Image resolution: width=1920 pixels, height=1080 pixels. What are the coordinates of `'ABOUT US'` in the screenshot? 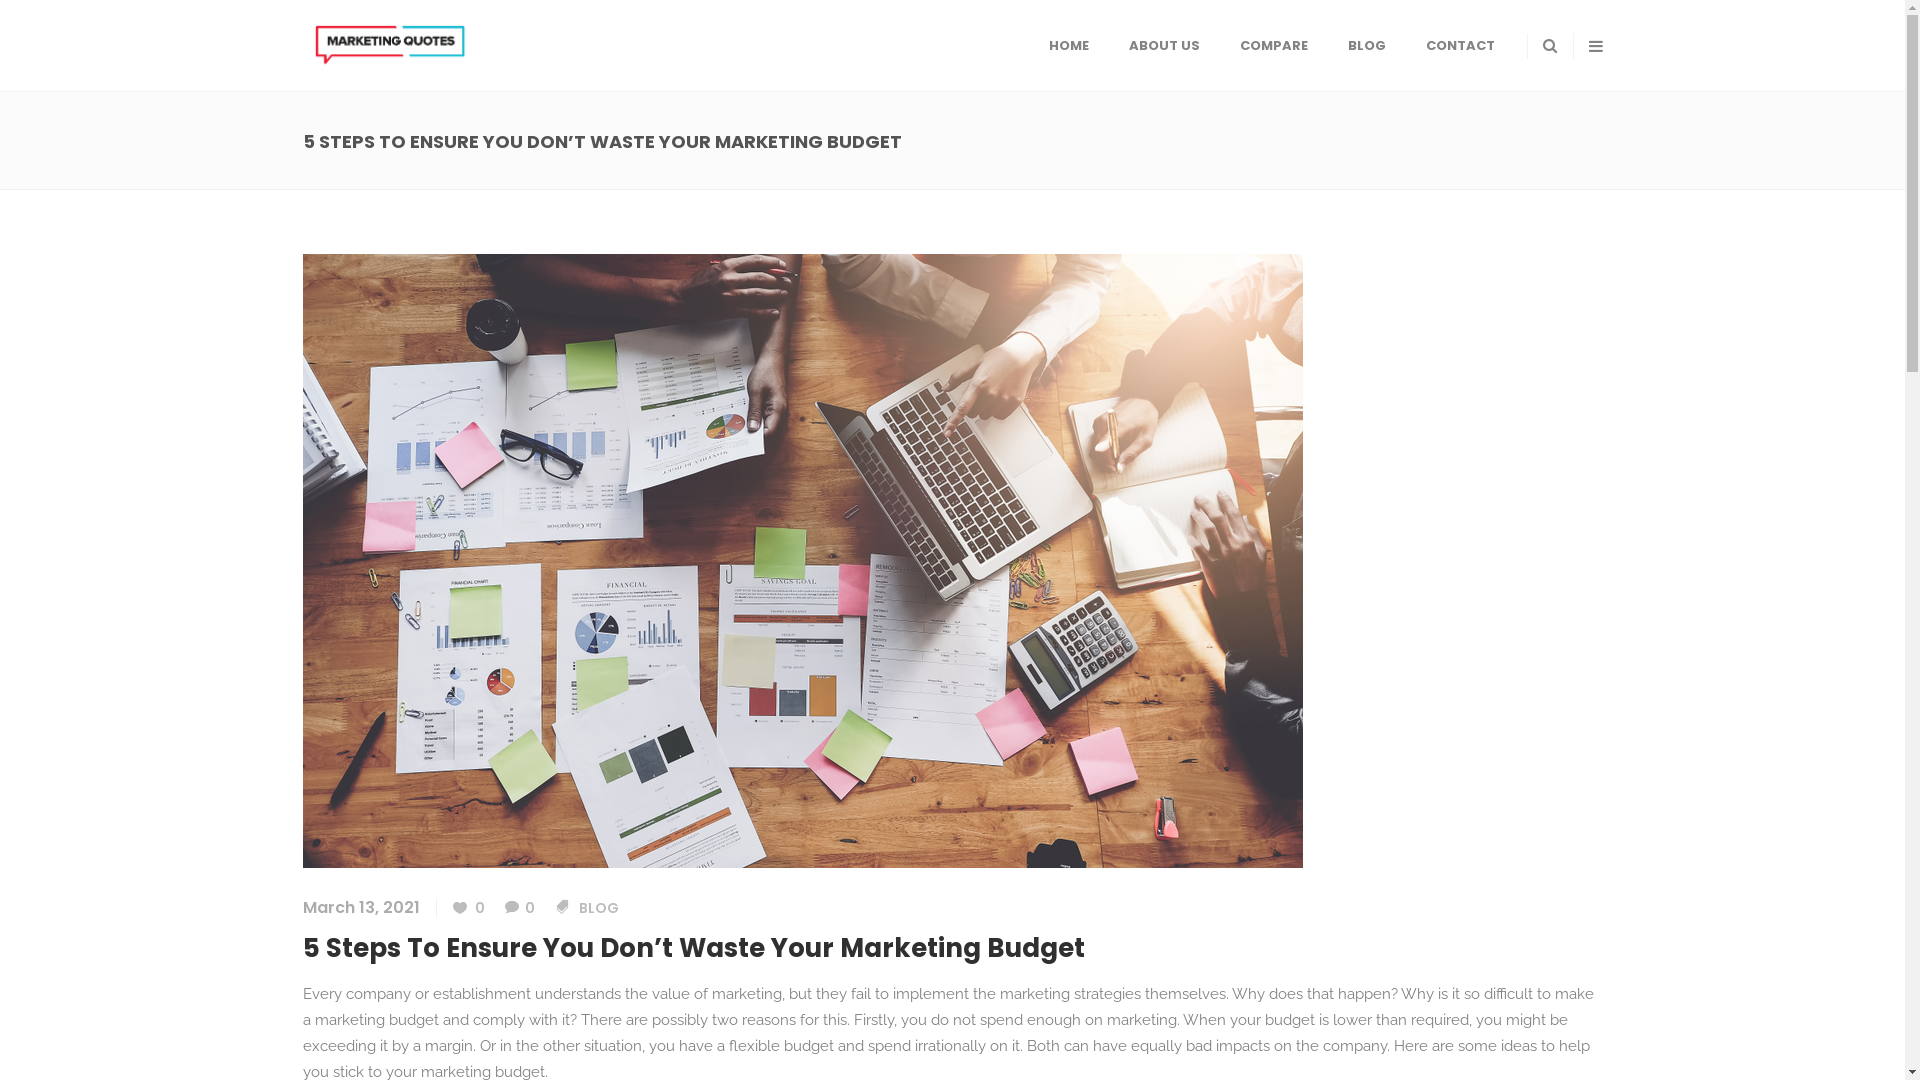 It's located at (1163, 45).